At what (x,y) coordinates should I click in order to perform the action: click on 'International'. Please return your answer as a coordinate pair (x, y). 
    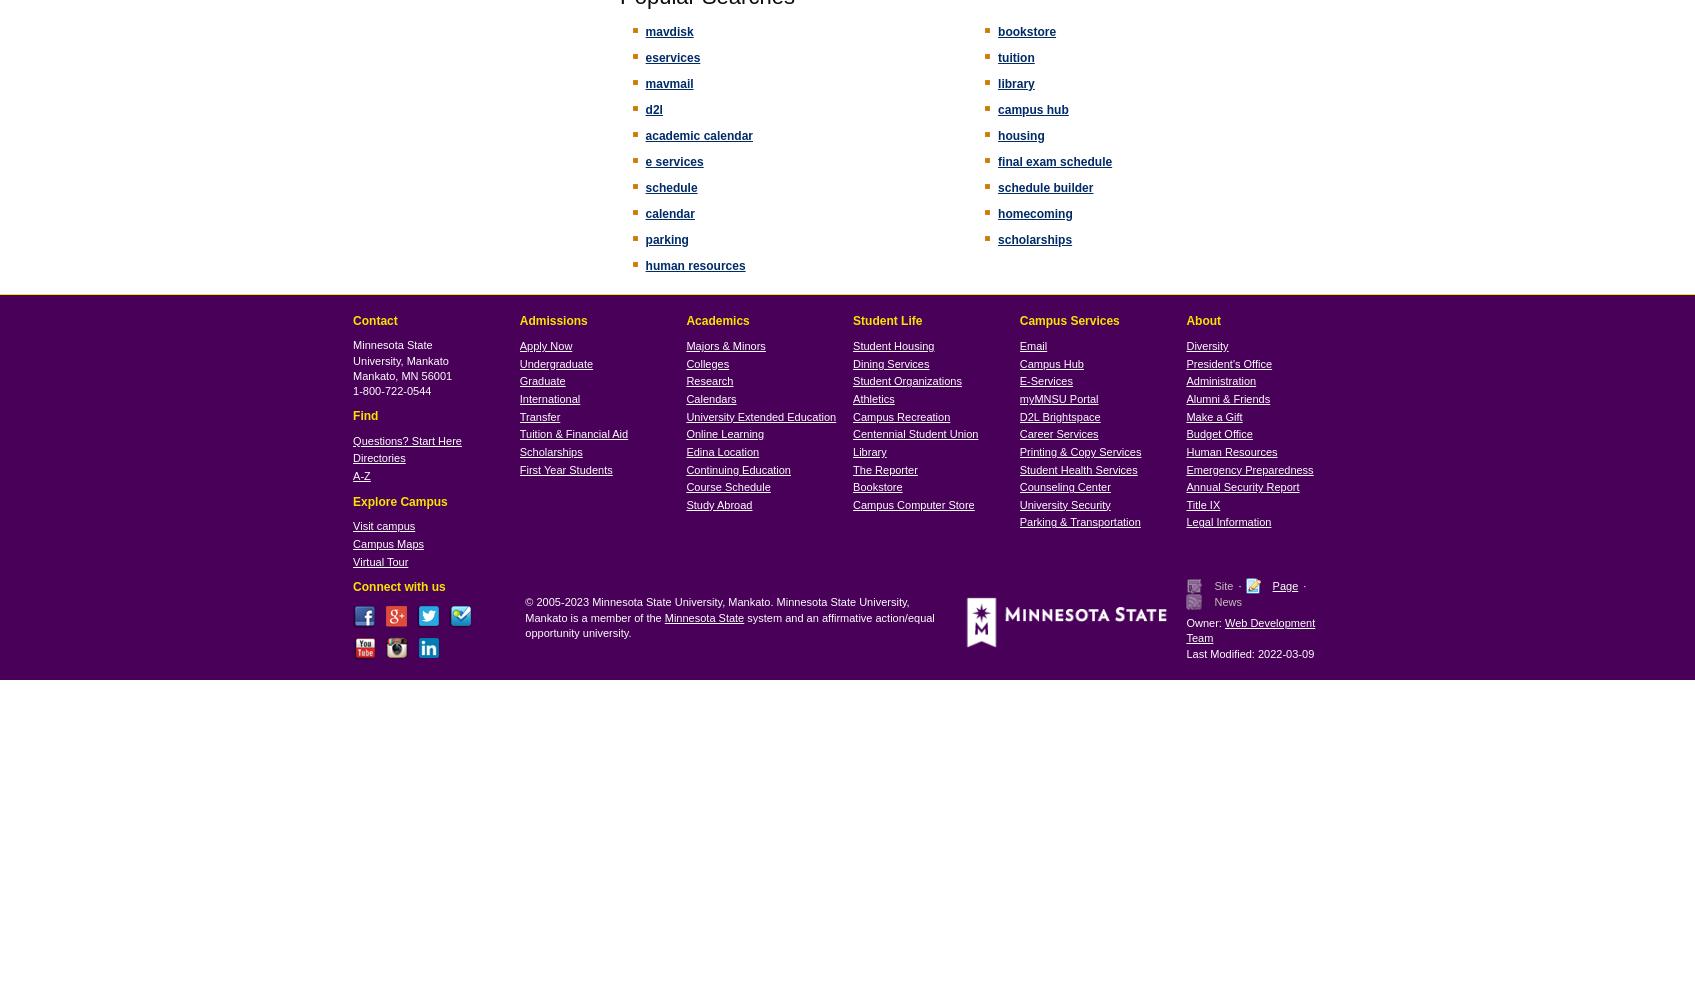
    Looking at the image, I should click on (549, 399).